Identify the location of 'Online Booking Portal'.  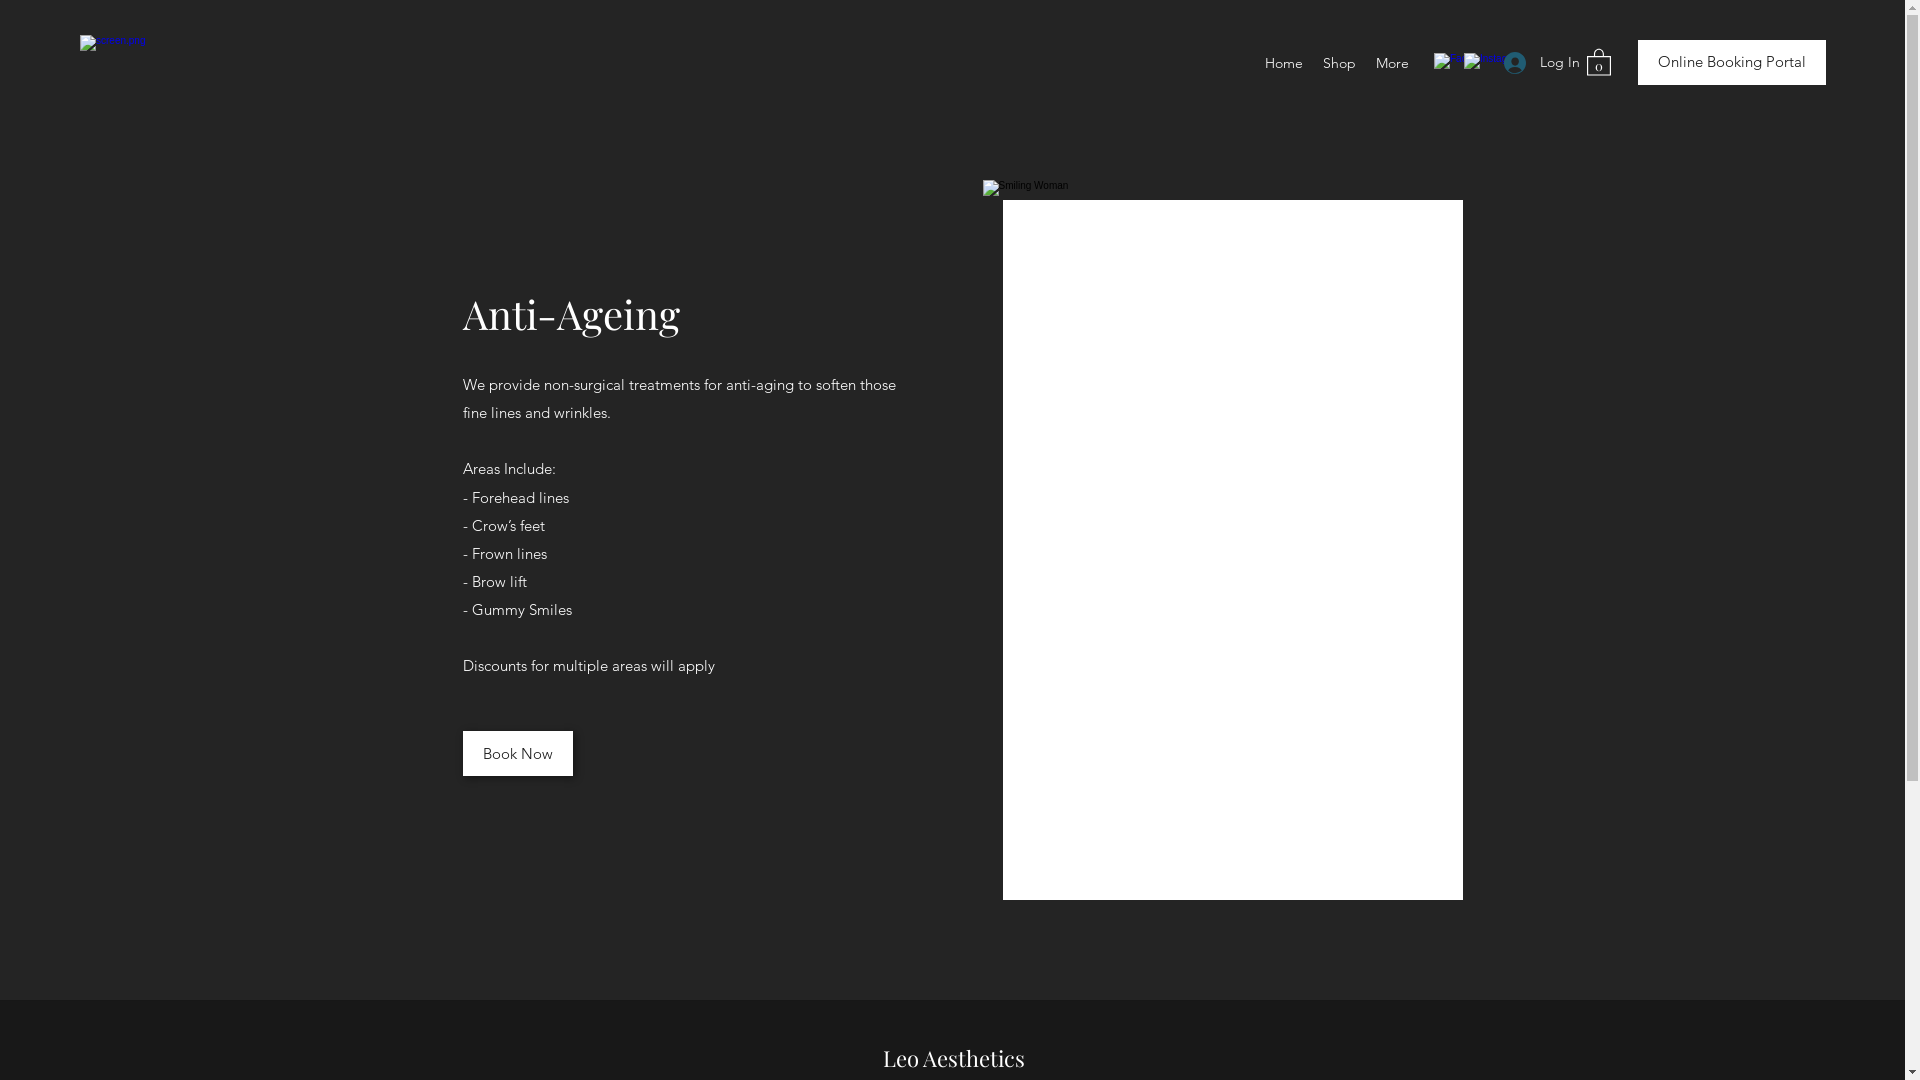
(1731, 61).